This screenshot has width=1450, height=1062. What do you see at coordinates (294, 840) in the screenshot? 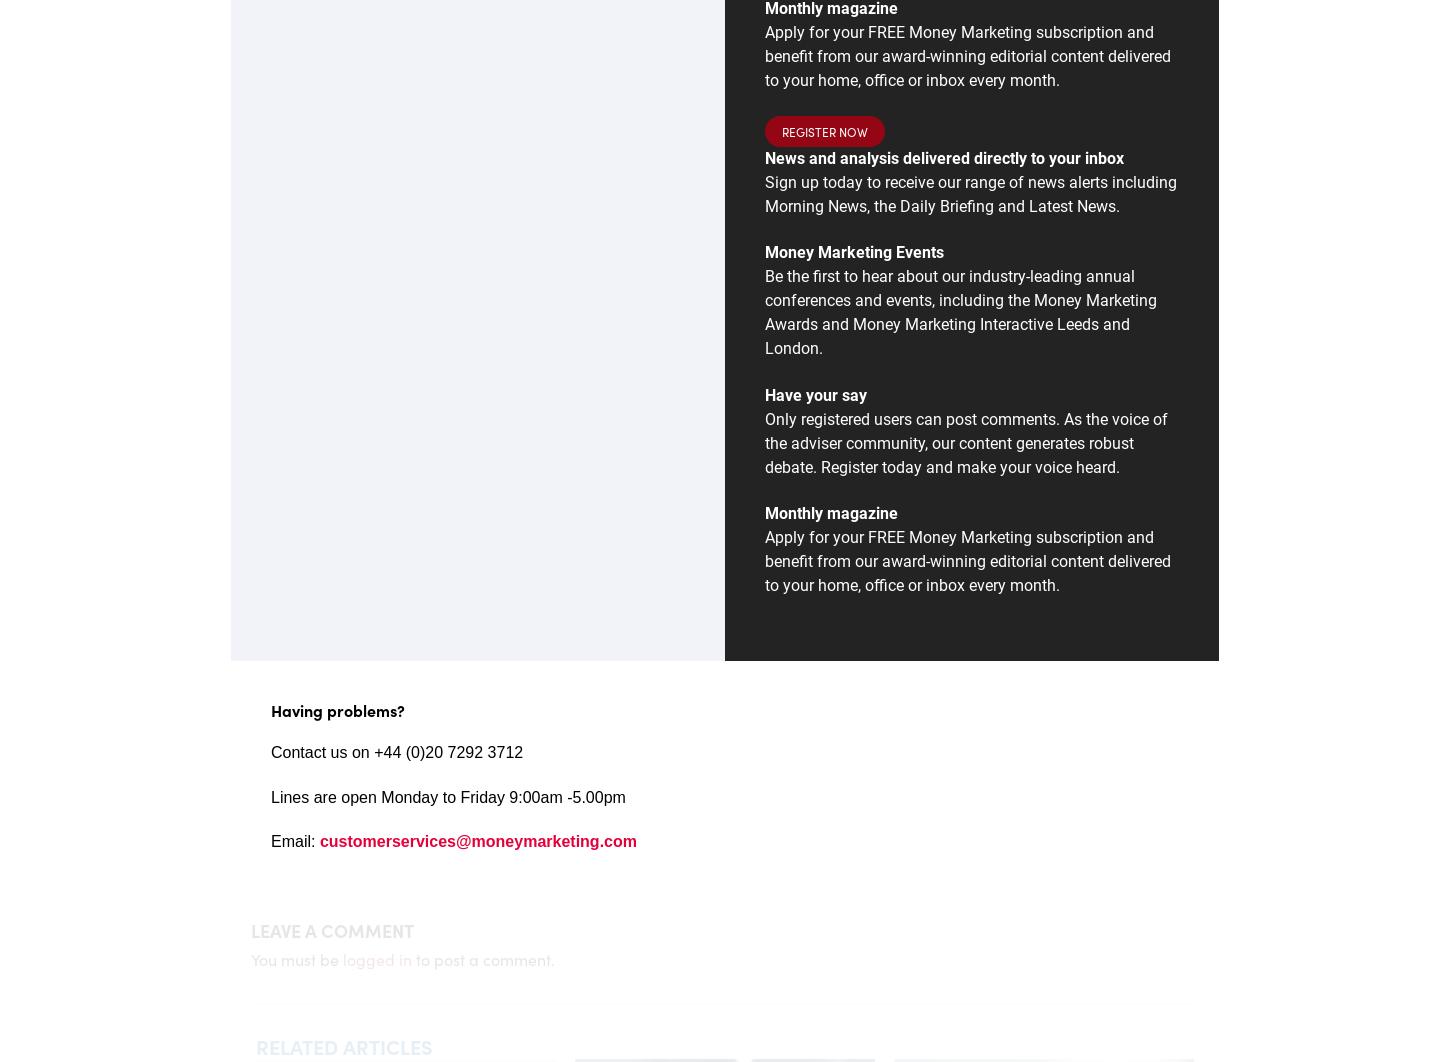
I see `'Email:'` at bounding box center [294, 840].